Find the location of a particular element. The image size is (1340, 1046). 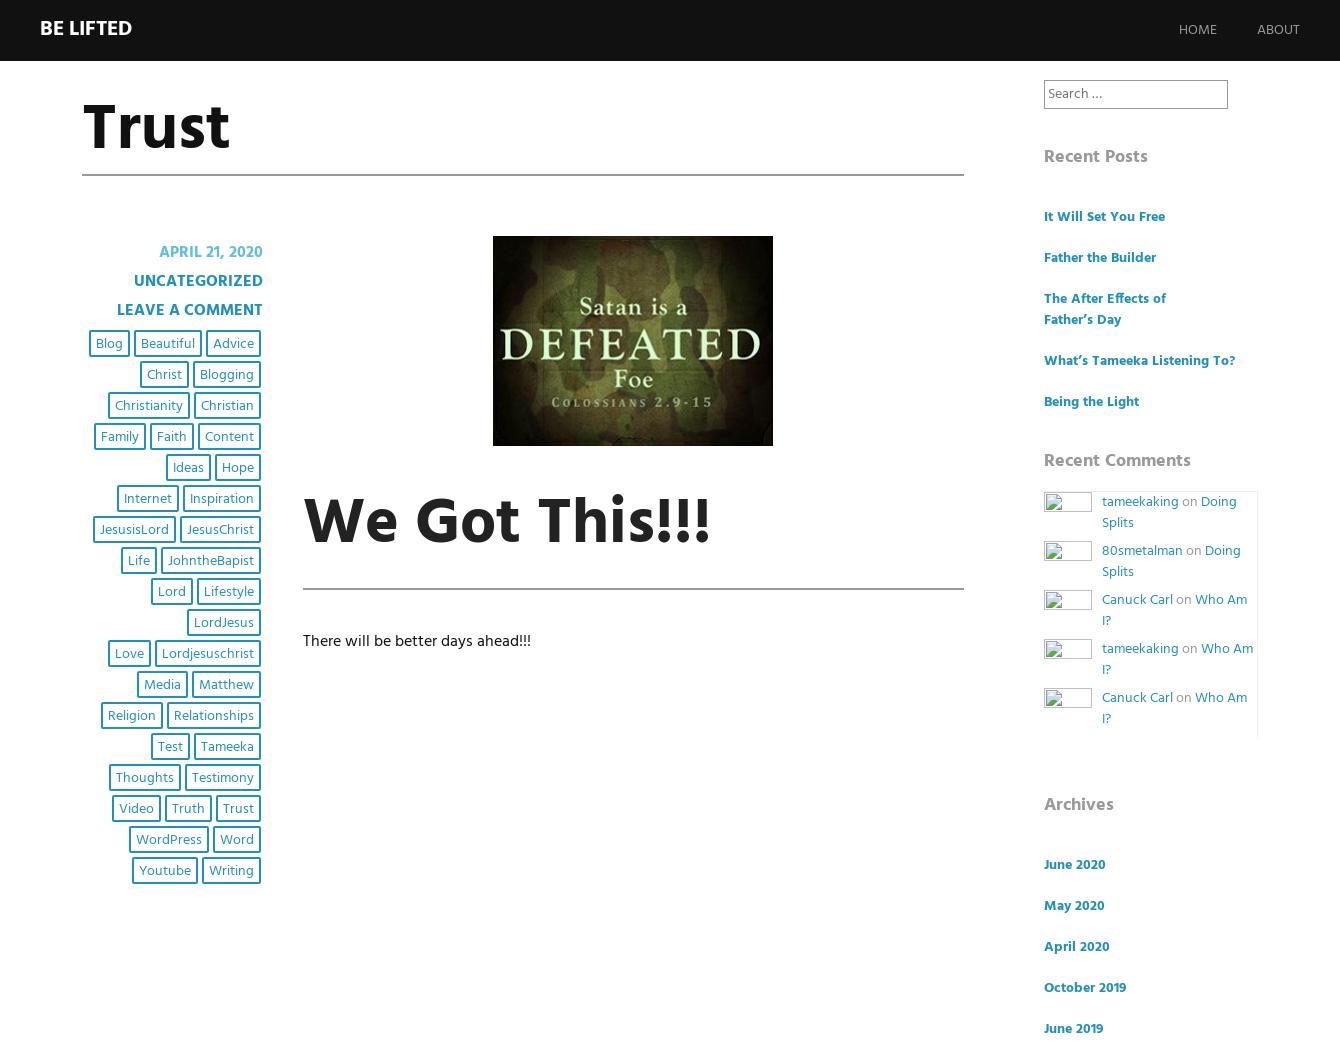

'Family' is located at coordinates (118, 436).